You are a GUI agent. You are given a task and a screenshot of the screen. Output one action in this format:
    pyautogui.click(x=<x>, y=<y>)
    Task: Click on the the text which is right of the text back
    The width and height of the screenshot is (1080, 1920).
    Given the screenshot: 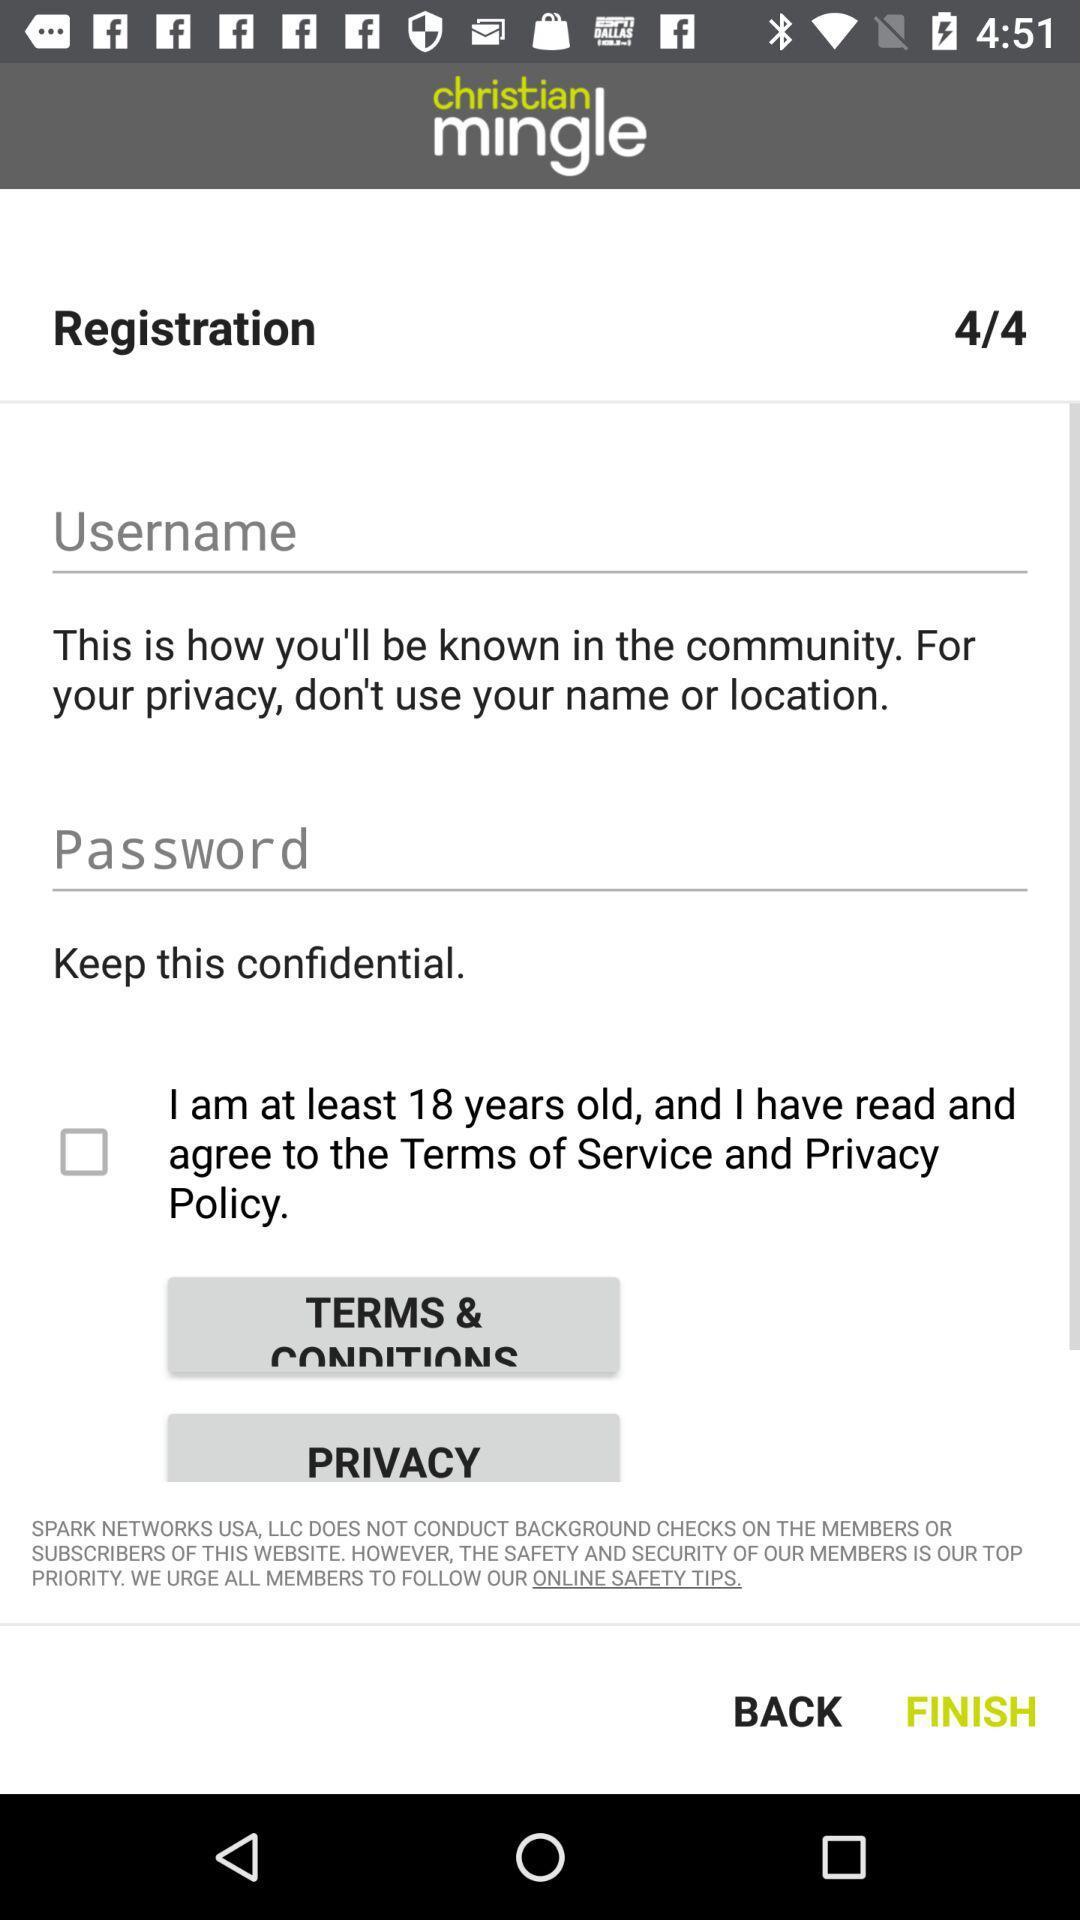 What is the action you would take?
    pyautogui.click(x=975, y=1708)
    